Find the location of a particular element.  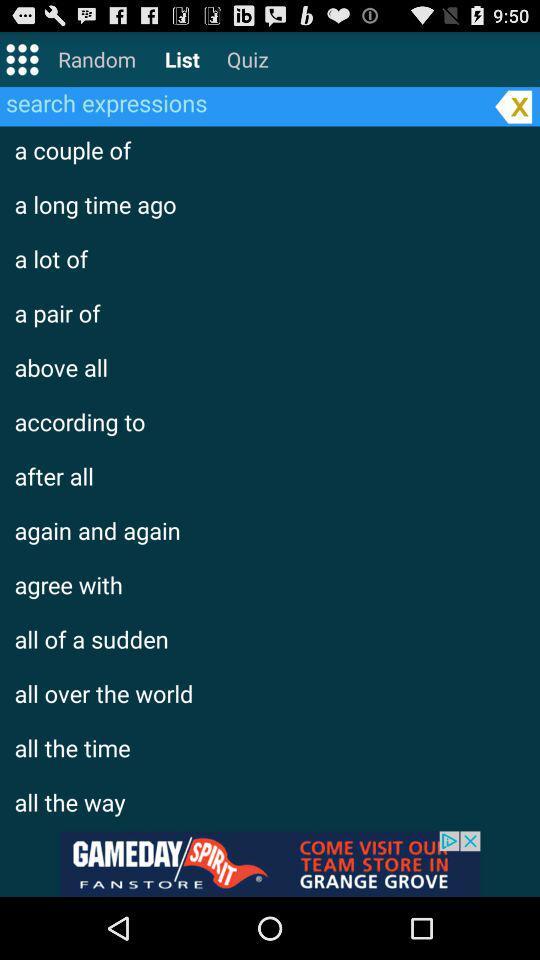

the close button on the web page is located at coordinates (513, 106).